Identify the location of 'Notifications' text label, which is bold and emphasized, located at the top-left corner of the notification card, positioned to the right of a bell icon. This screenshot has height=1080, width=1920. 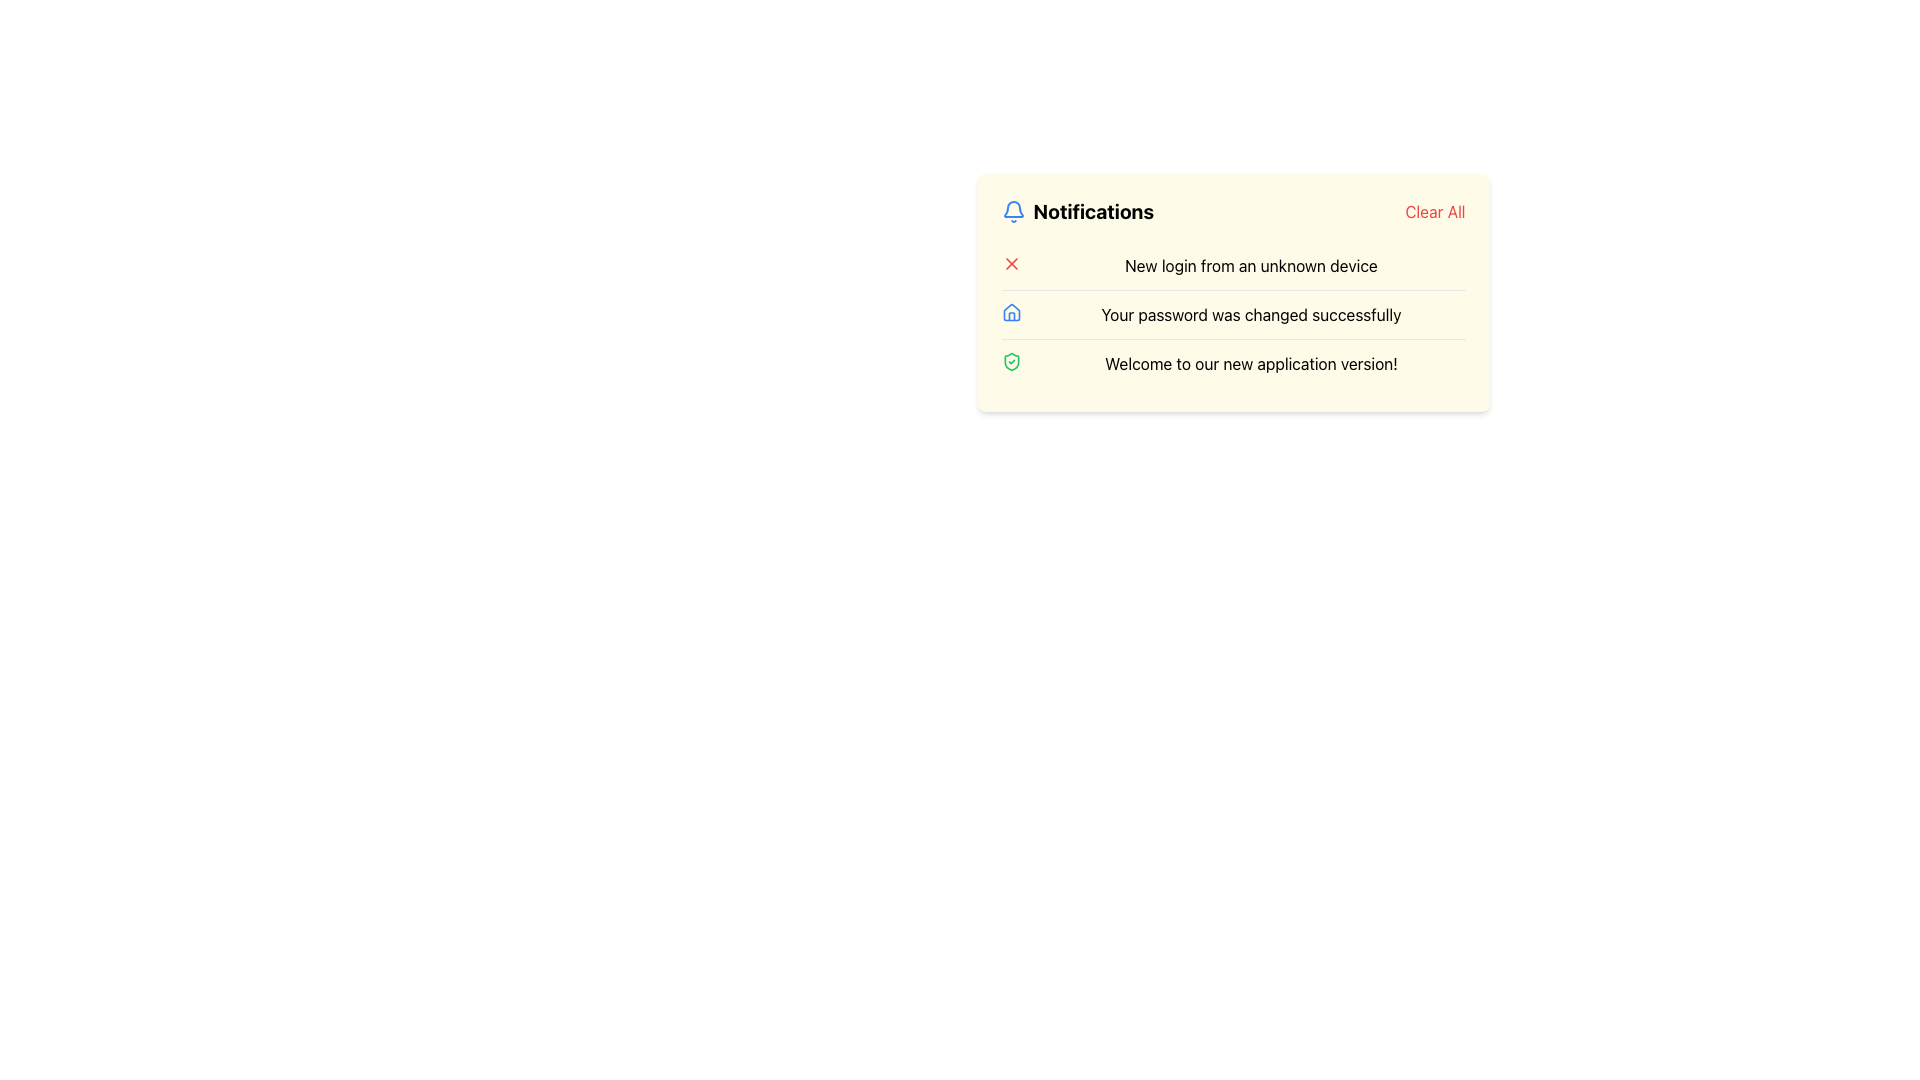
(1092, 212).